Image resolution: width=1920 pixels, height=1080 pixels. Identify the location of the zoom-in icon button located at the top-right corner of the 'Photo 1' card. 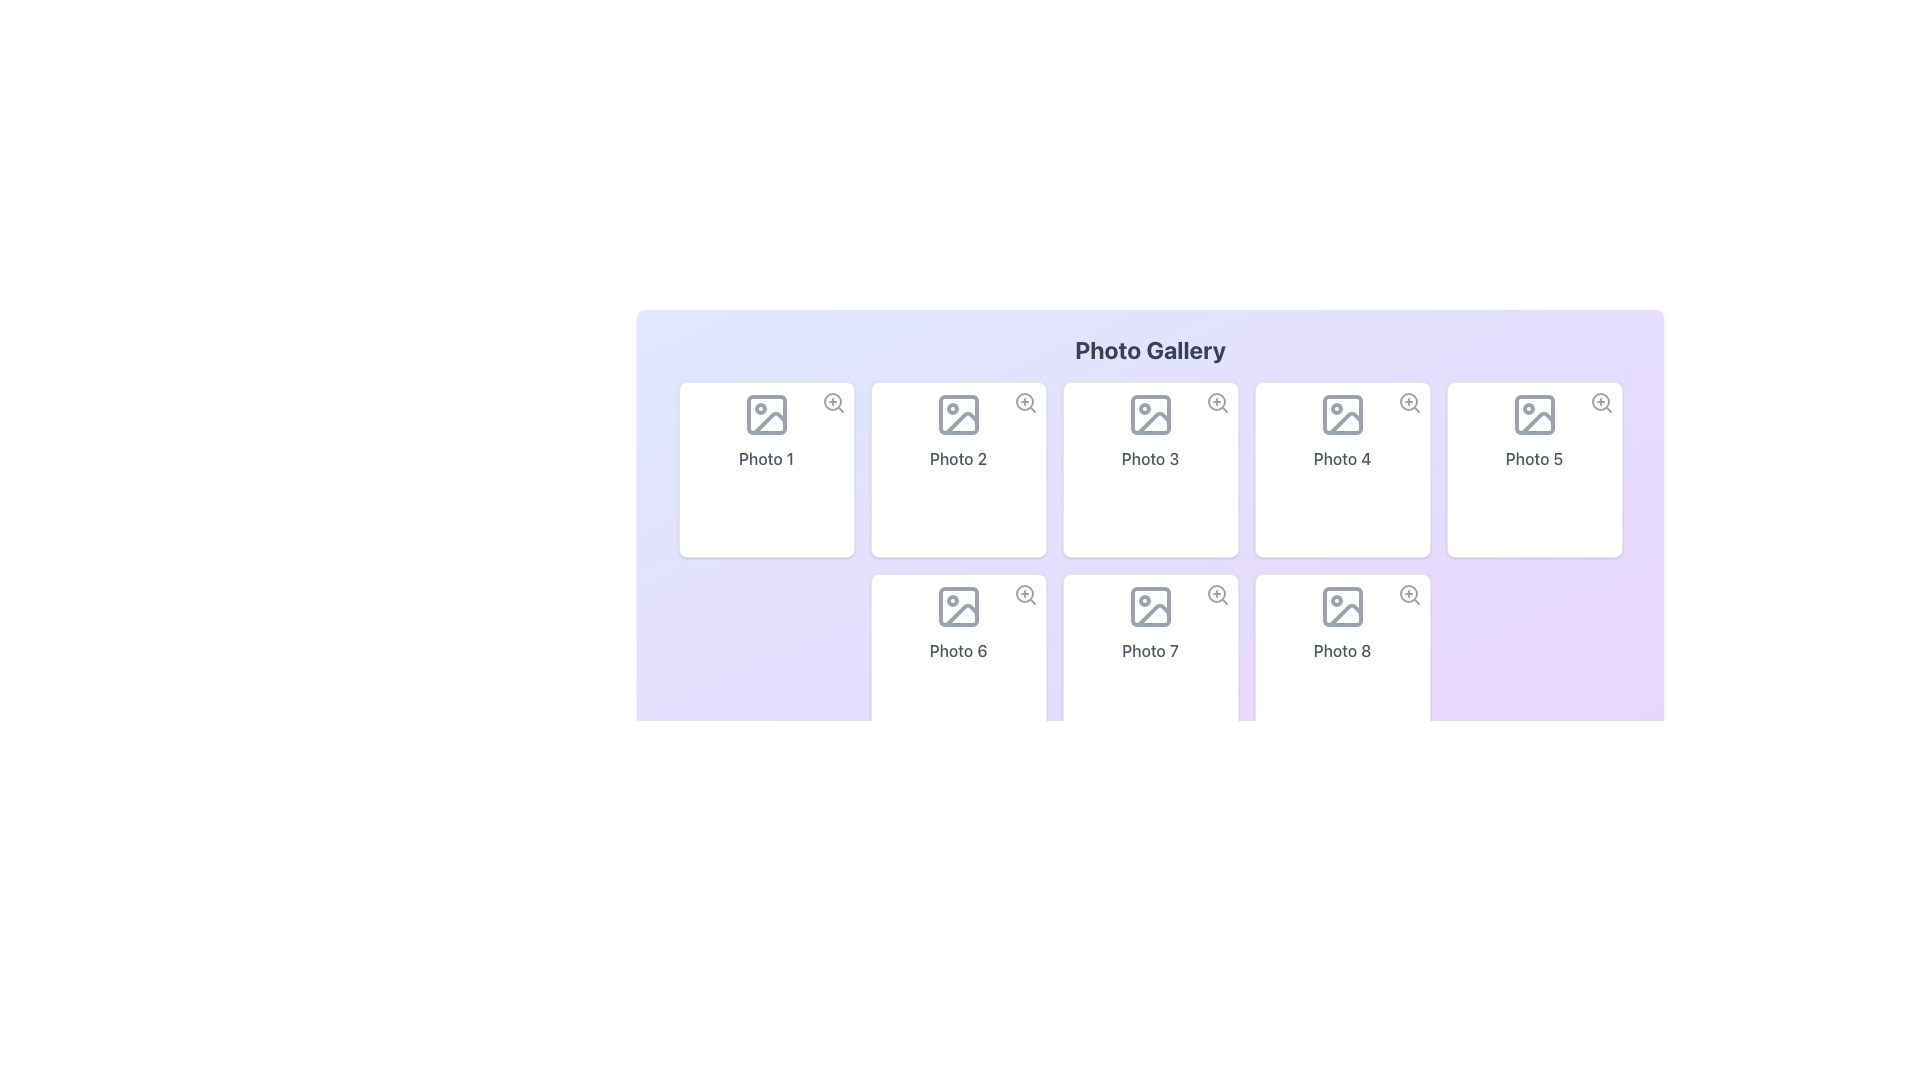
(833, 402).